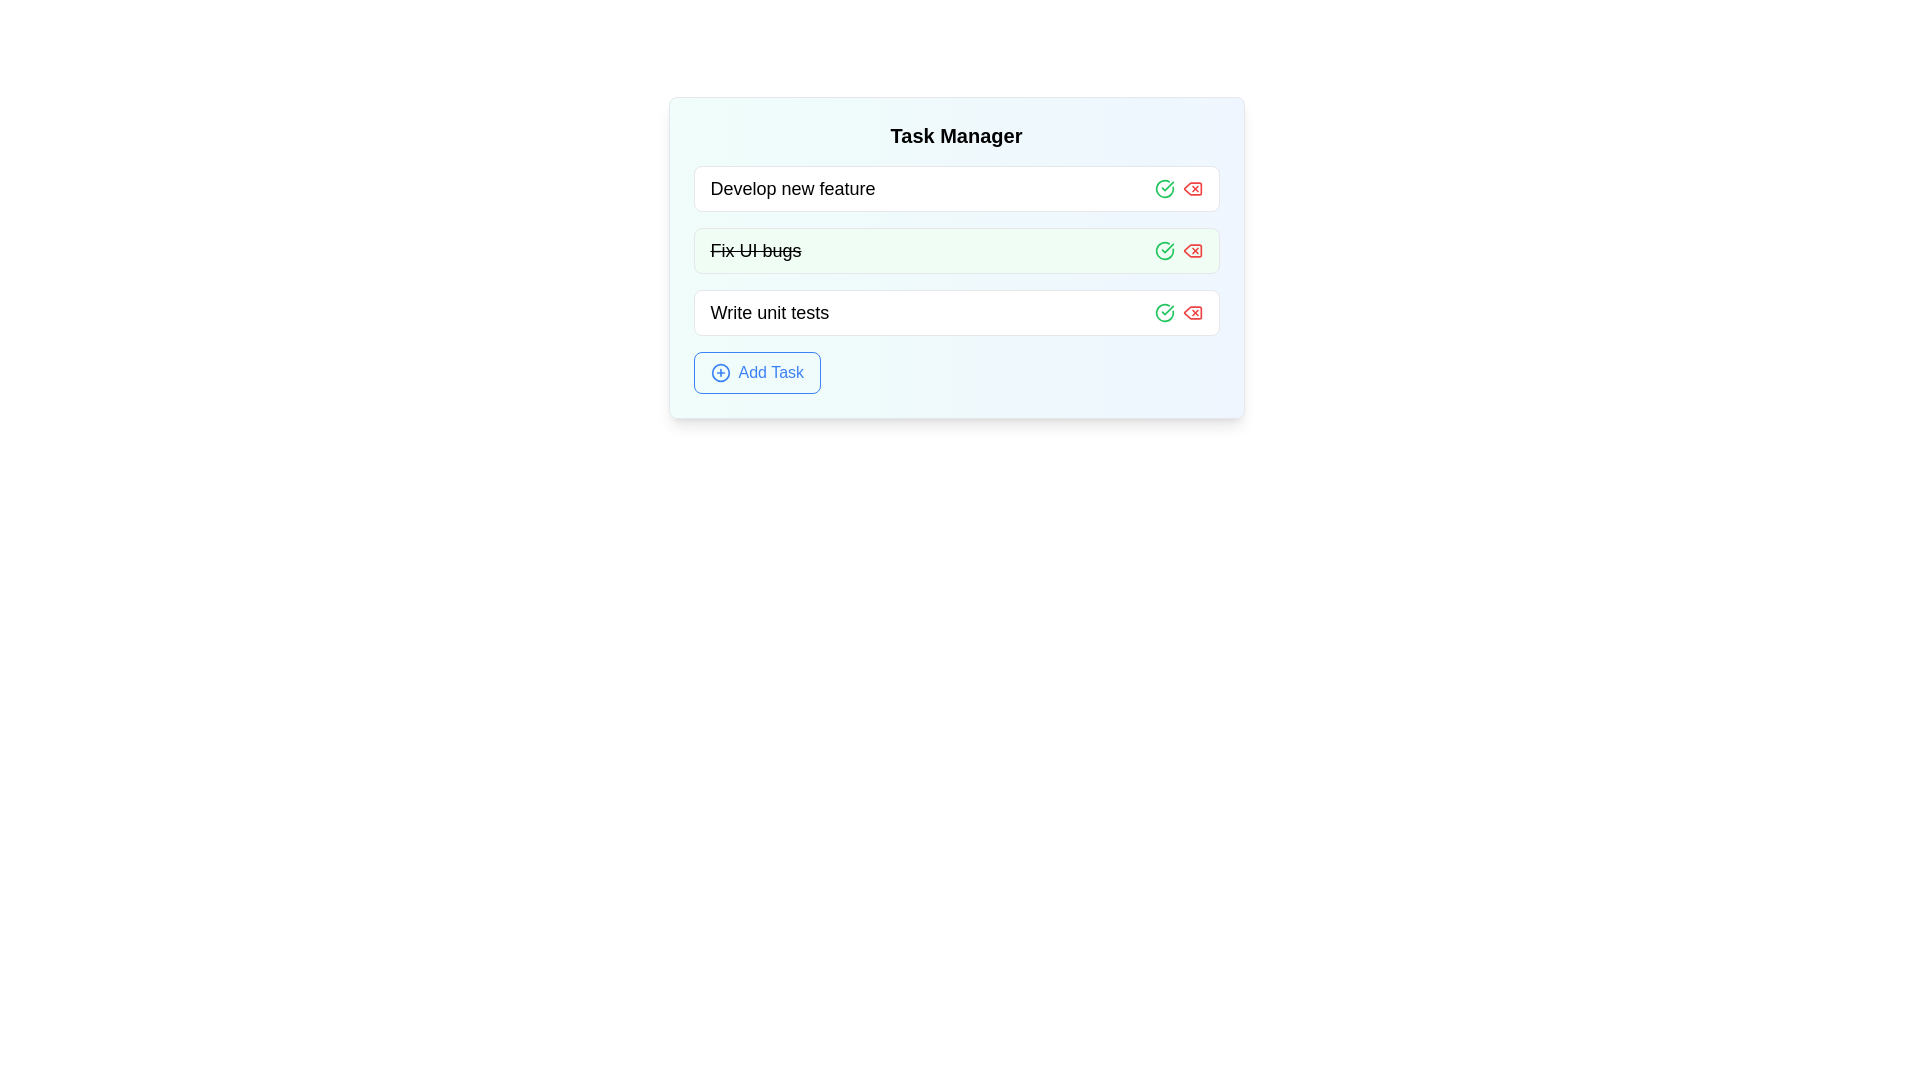 The image size is (1920, 1080). I want to click on the delete button for the task with title 'Fix UI bugs', so click(1192, 249).